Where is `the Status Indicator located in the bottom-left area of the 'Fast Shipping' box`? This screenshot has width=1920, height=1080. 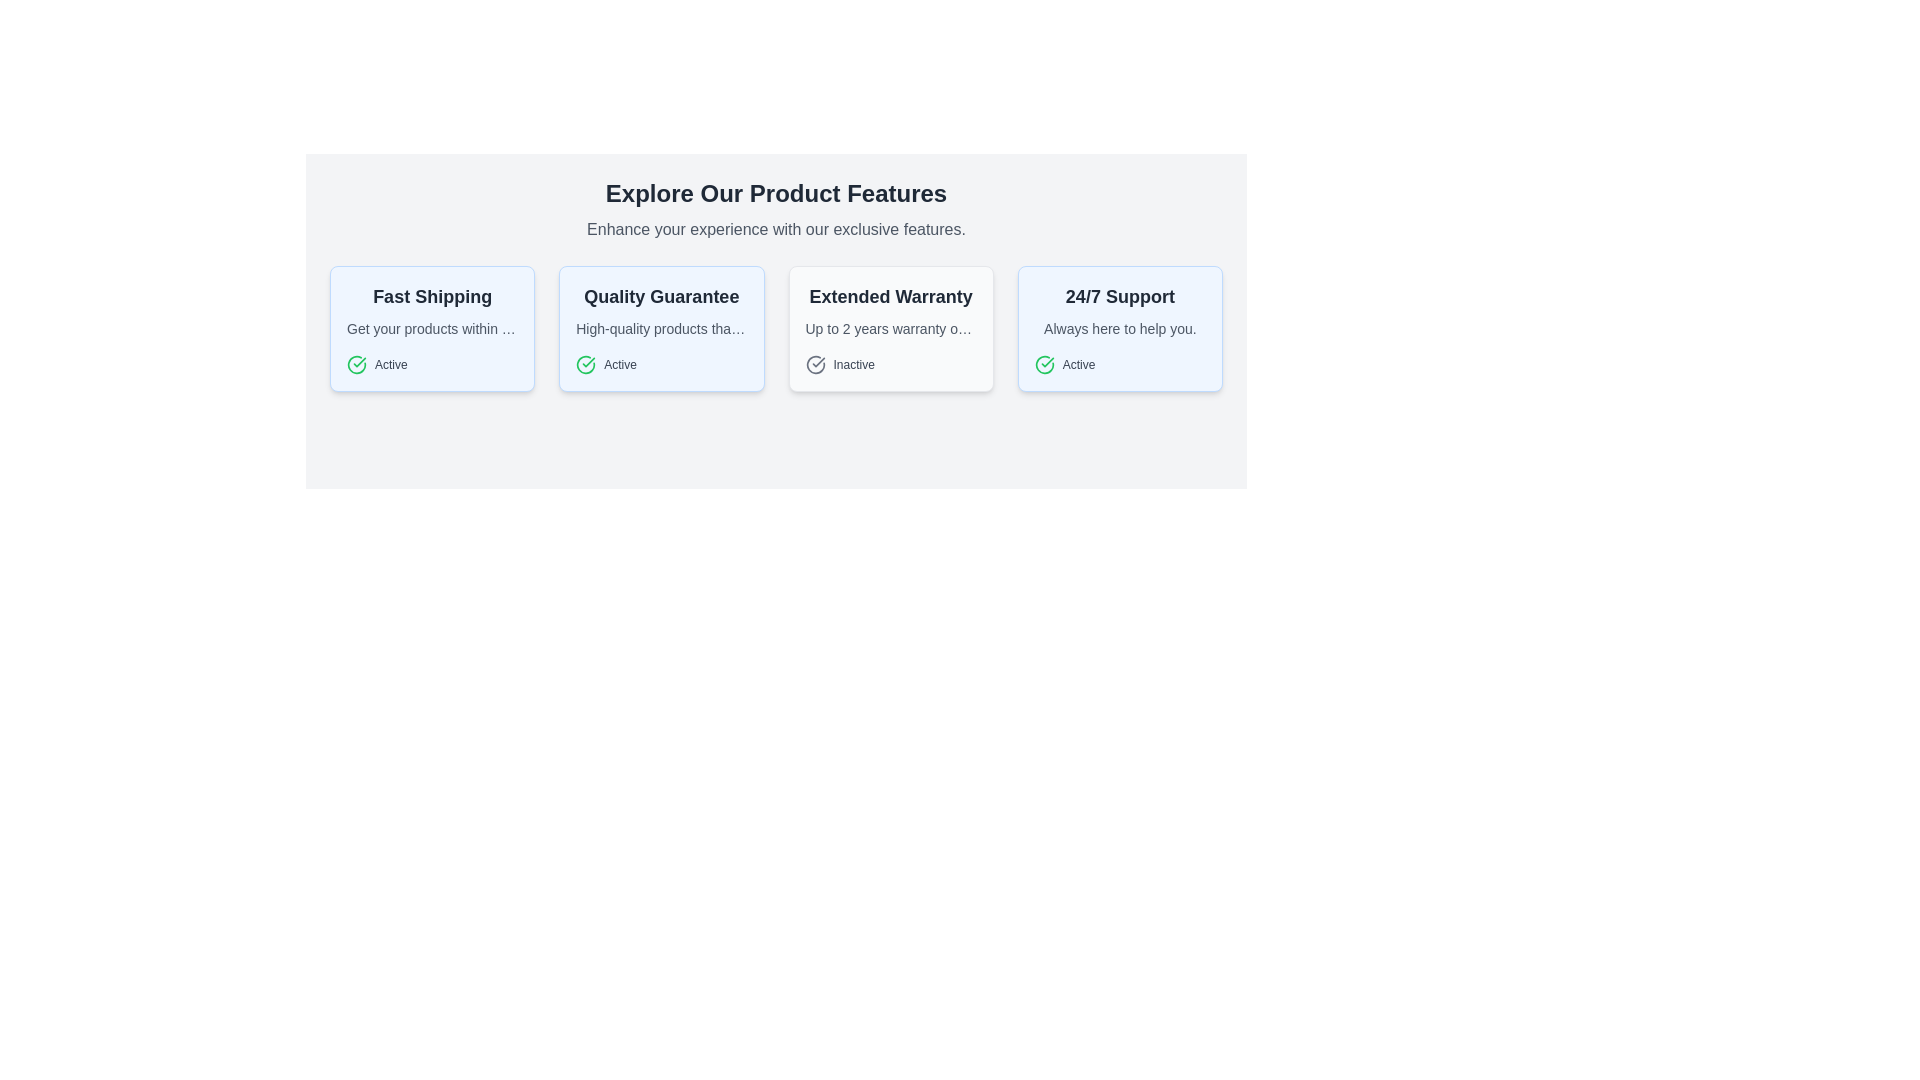
the Status Indicator located in the bottom-left area of the 'Fast Shipping' box is located at coordinates (431, 365).